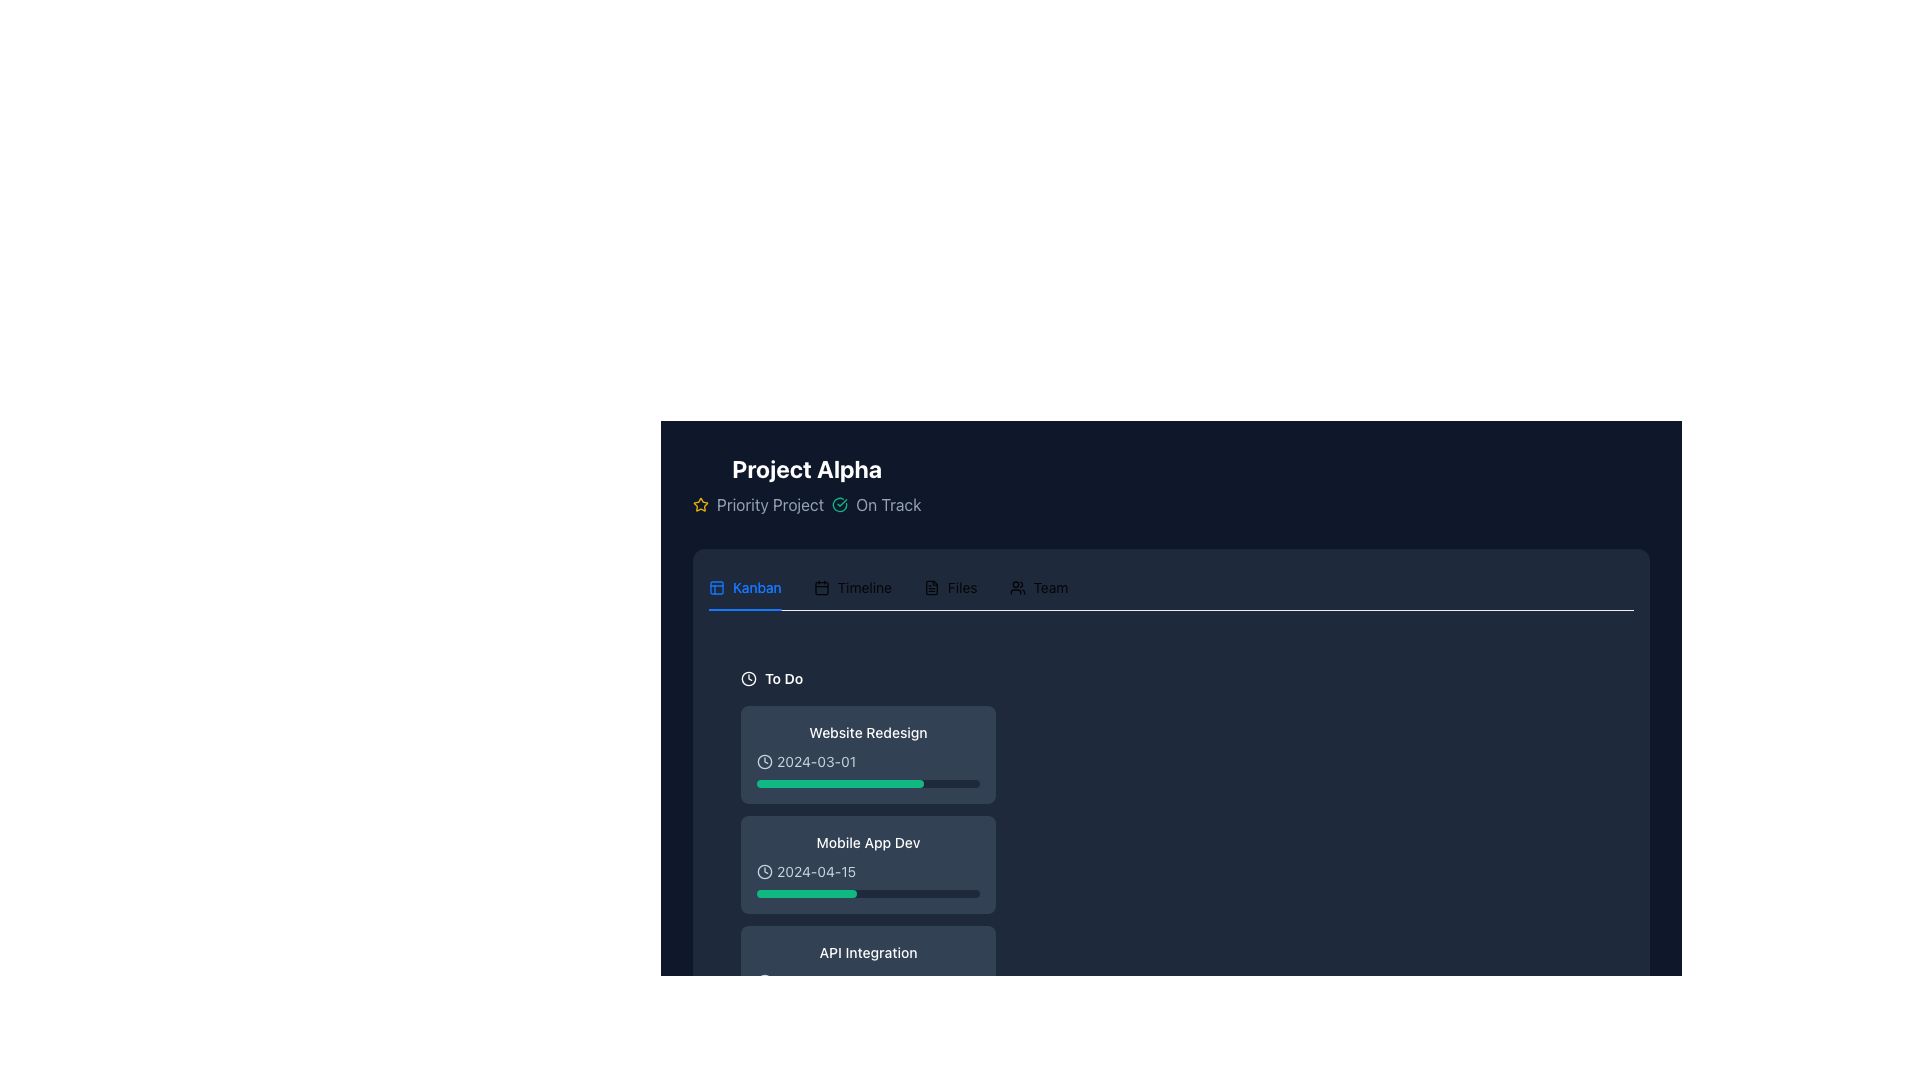  What do you see at coordinates (868, 893) in the screenshot?
I see `the progress represented by the horizontal progress bar with a dark slate background and green segment, located in the 'Mobile App Dev' card in the 'To Do' column, below the text '2024-04-15'` at bounding box center [868, 893].